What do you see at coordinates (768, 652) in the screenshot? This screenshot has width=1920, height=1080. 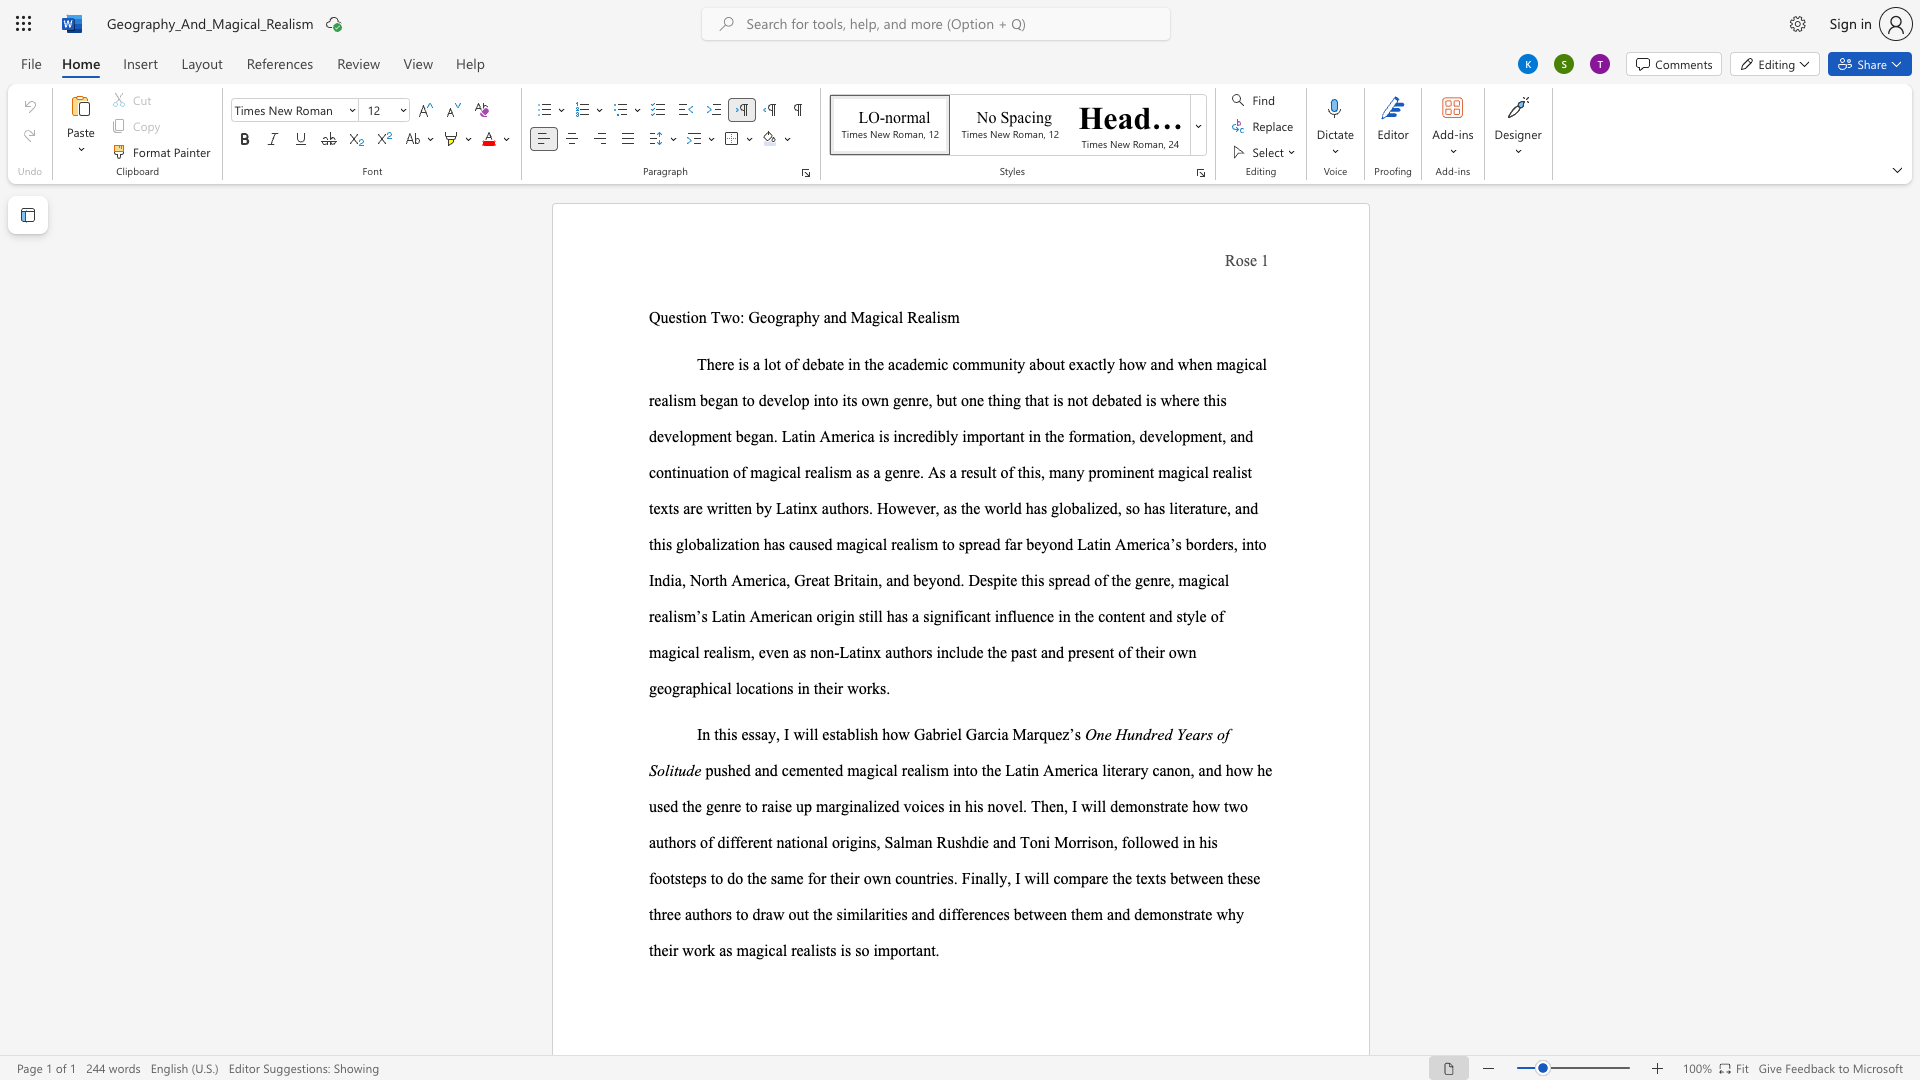 I see `the 1th character "v" in the text` at bounding box center [768, 652].